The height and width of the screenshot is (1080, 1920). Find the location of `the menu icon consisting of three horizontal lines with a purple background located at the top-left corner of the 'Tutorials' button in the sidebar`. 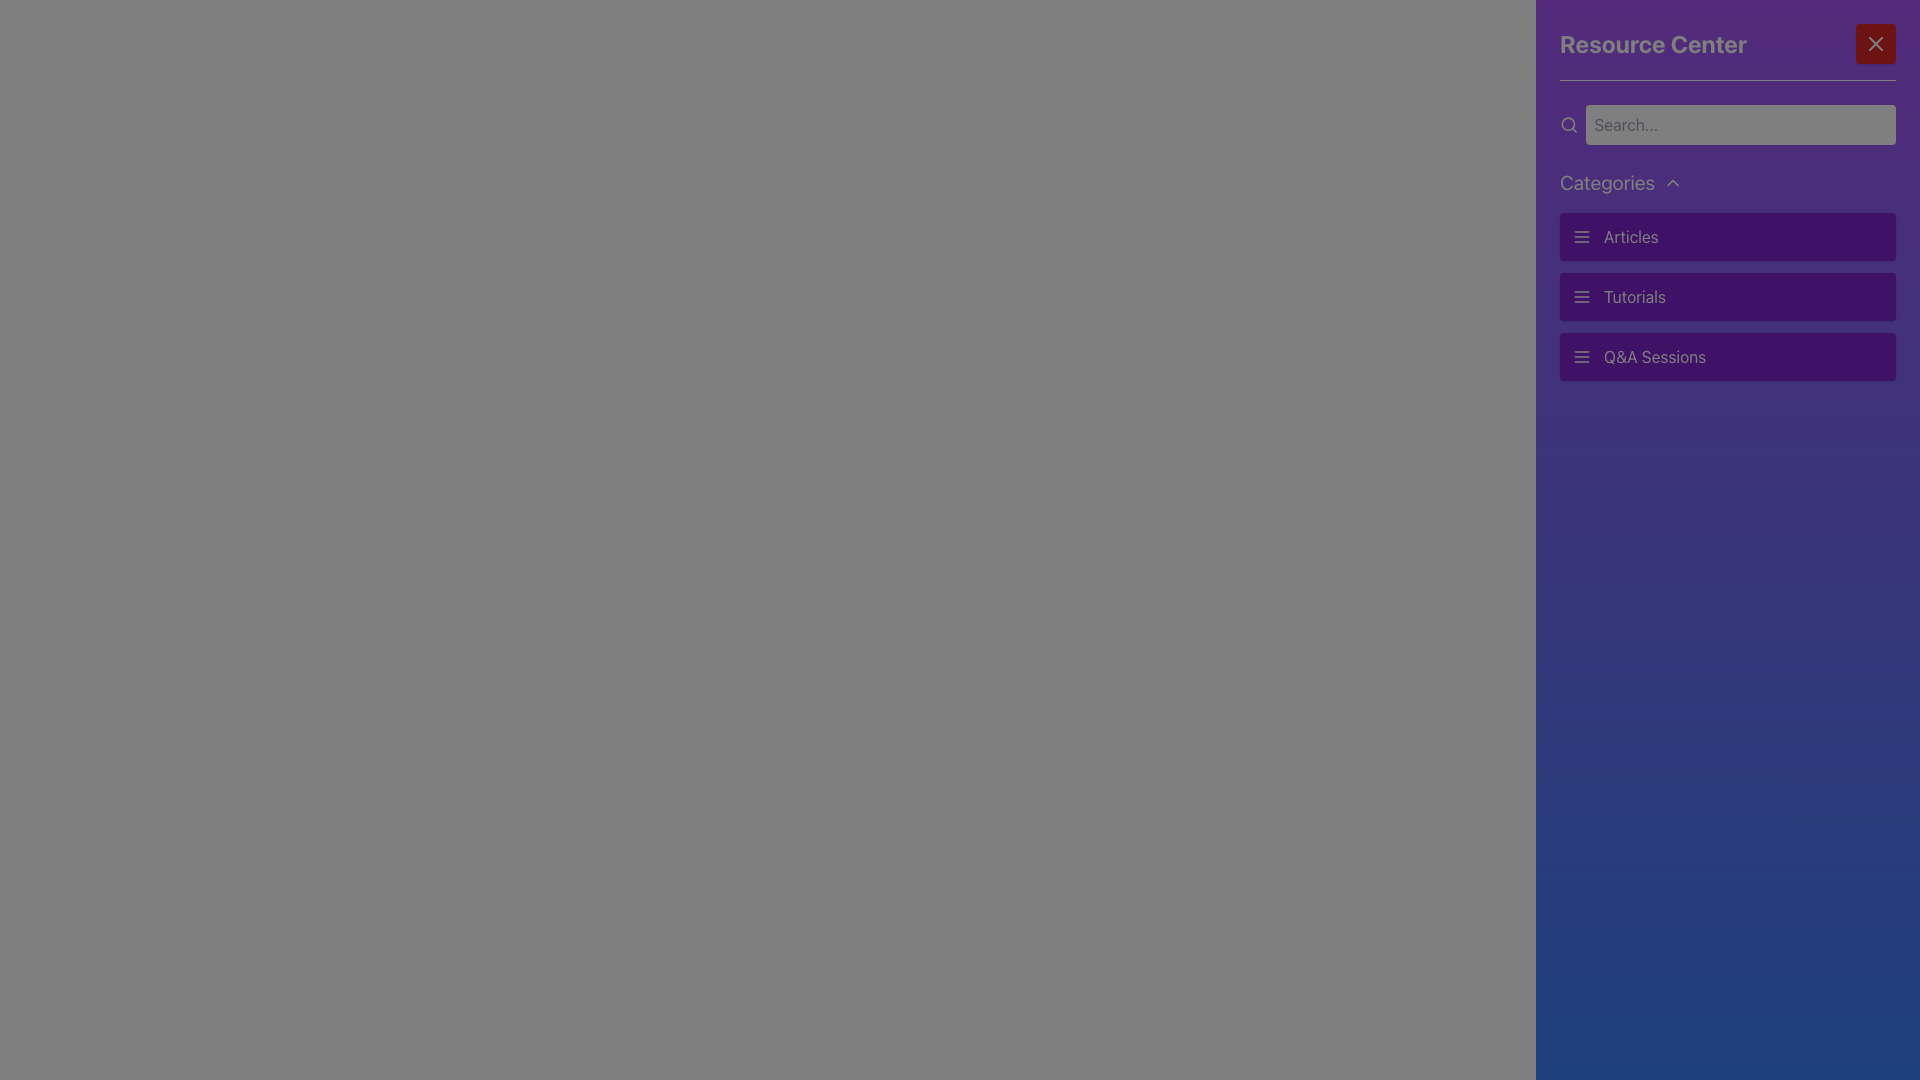

the menu icon consisting of three horizontal lines with a purple background located at the top-left corner of the 'Tutorials' button in the sidebar is located at coordinates (1581, 297).